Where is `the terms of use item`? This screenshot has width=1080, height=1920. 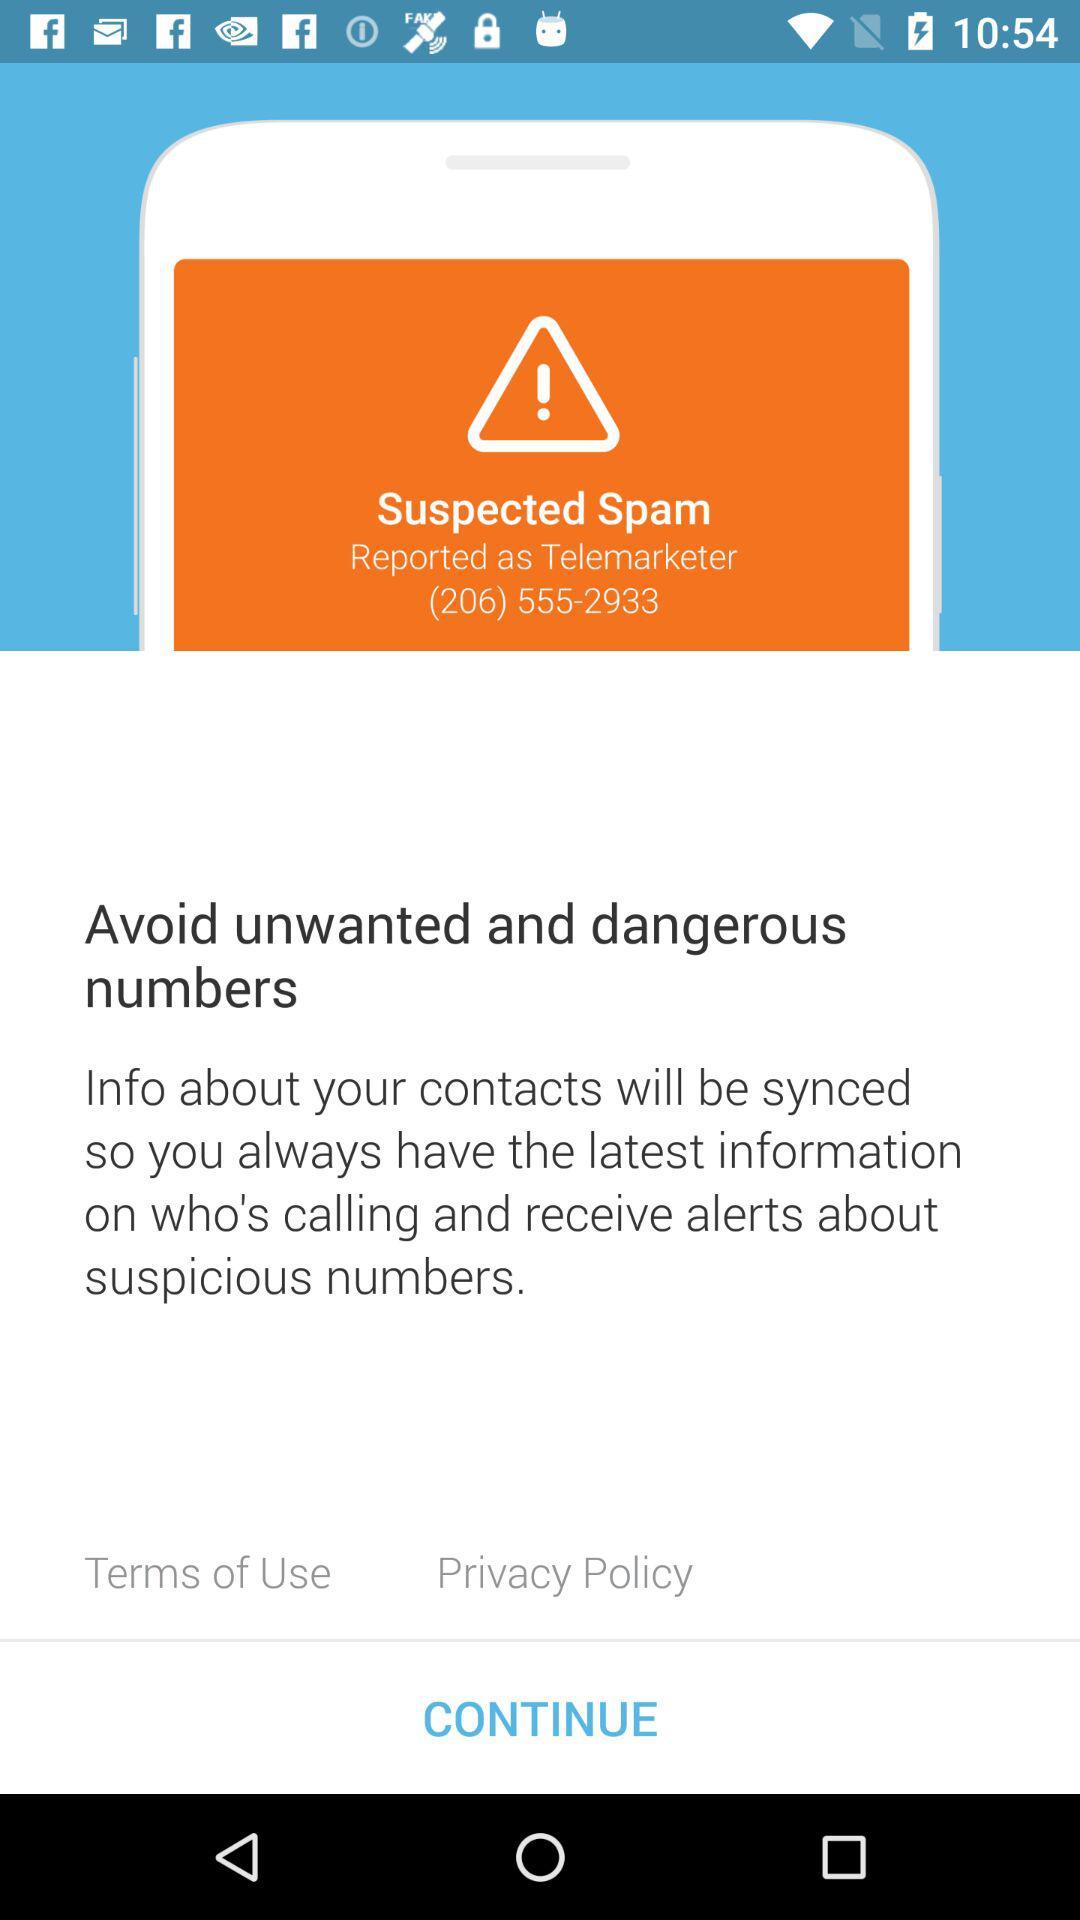
the terms of use item is located at coordinates (207, 1570).